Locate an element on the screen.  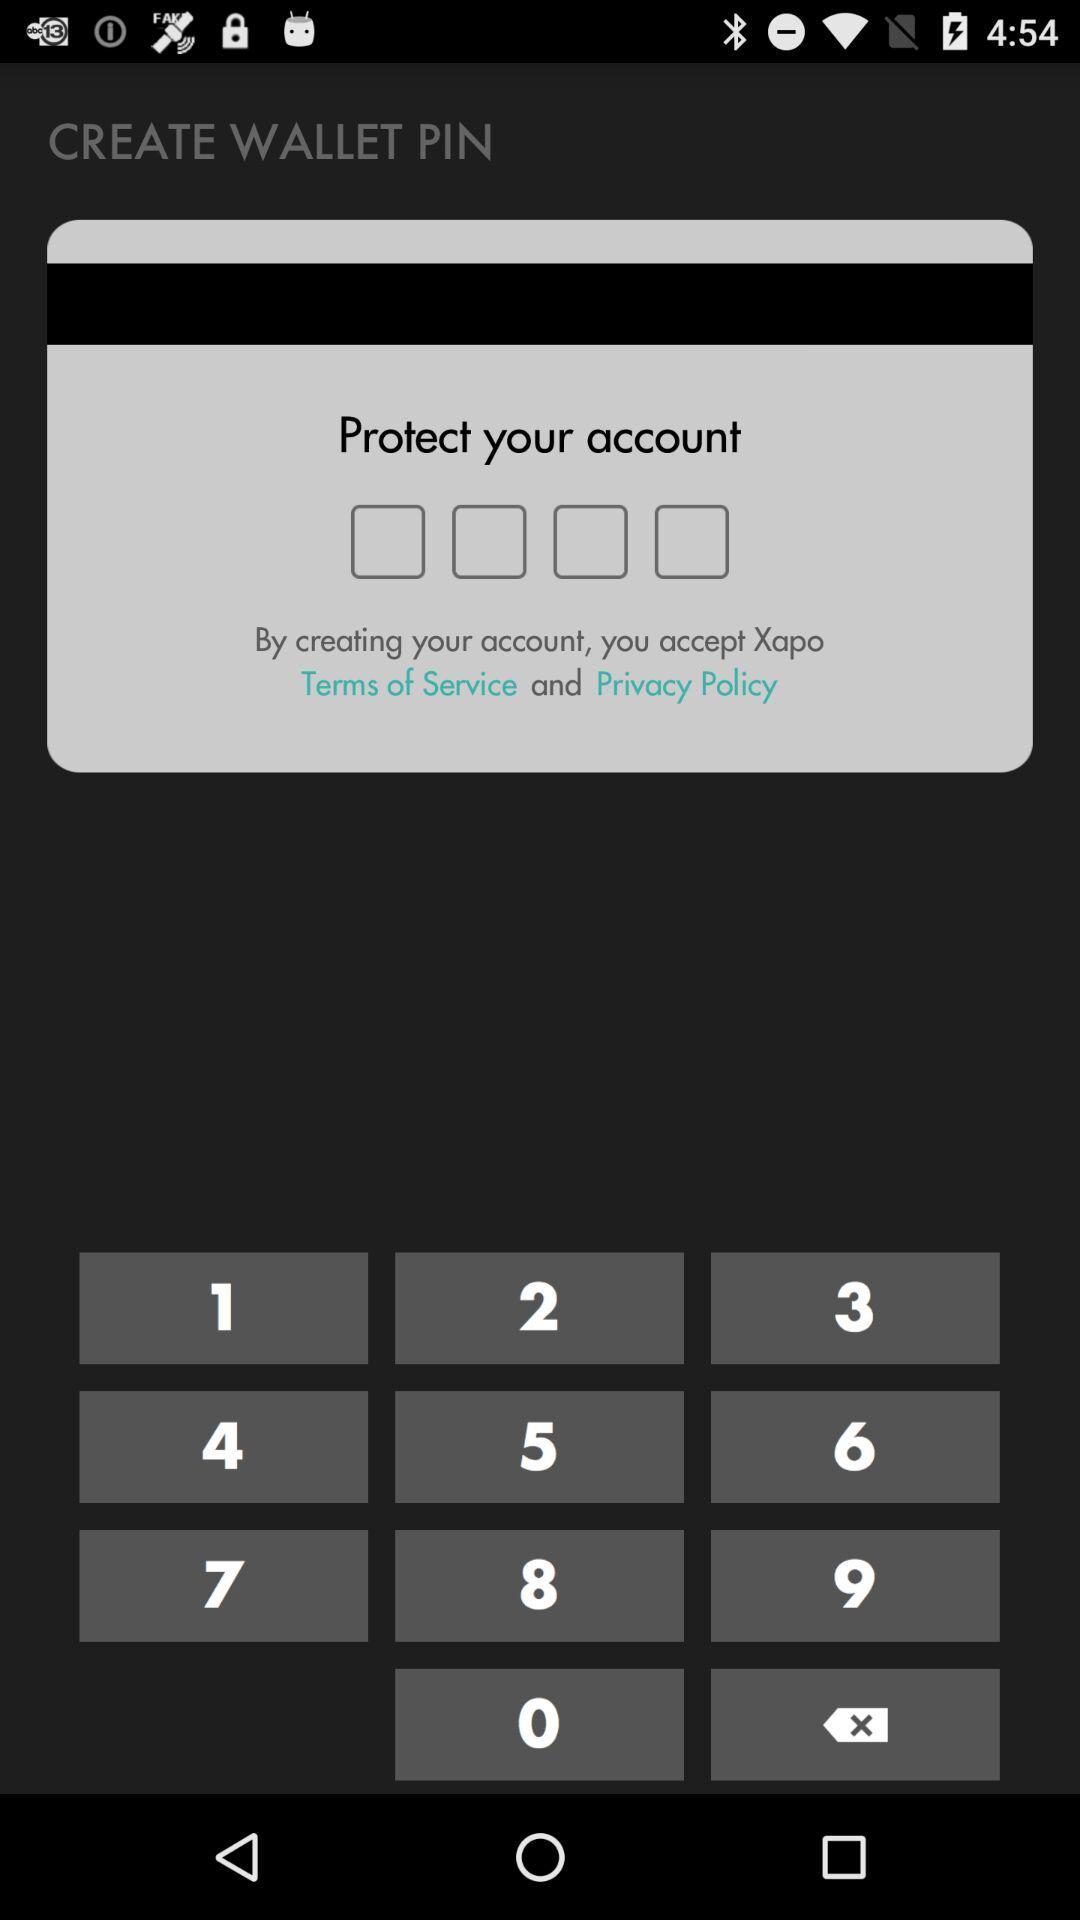
zero is located at coordinates (538, 1723).